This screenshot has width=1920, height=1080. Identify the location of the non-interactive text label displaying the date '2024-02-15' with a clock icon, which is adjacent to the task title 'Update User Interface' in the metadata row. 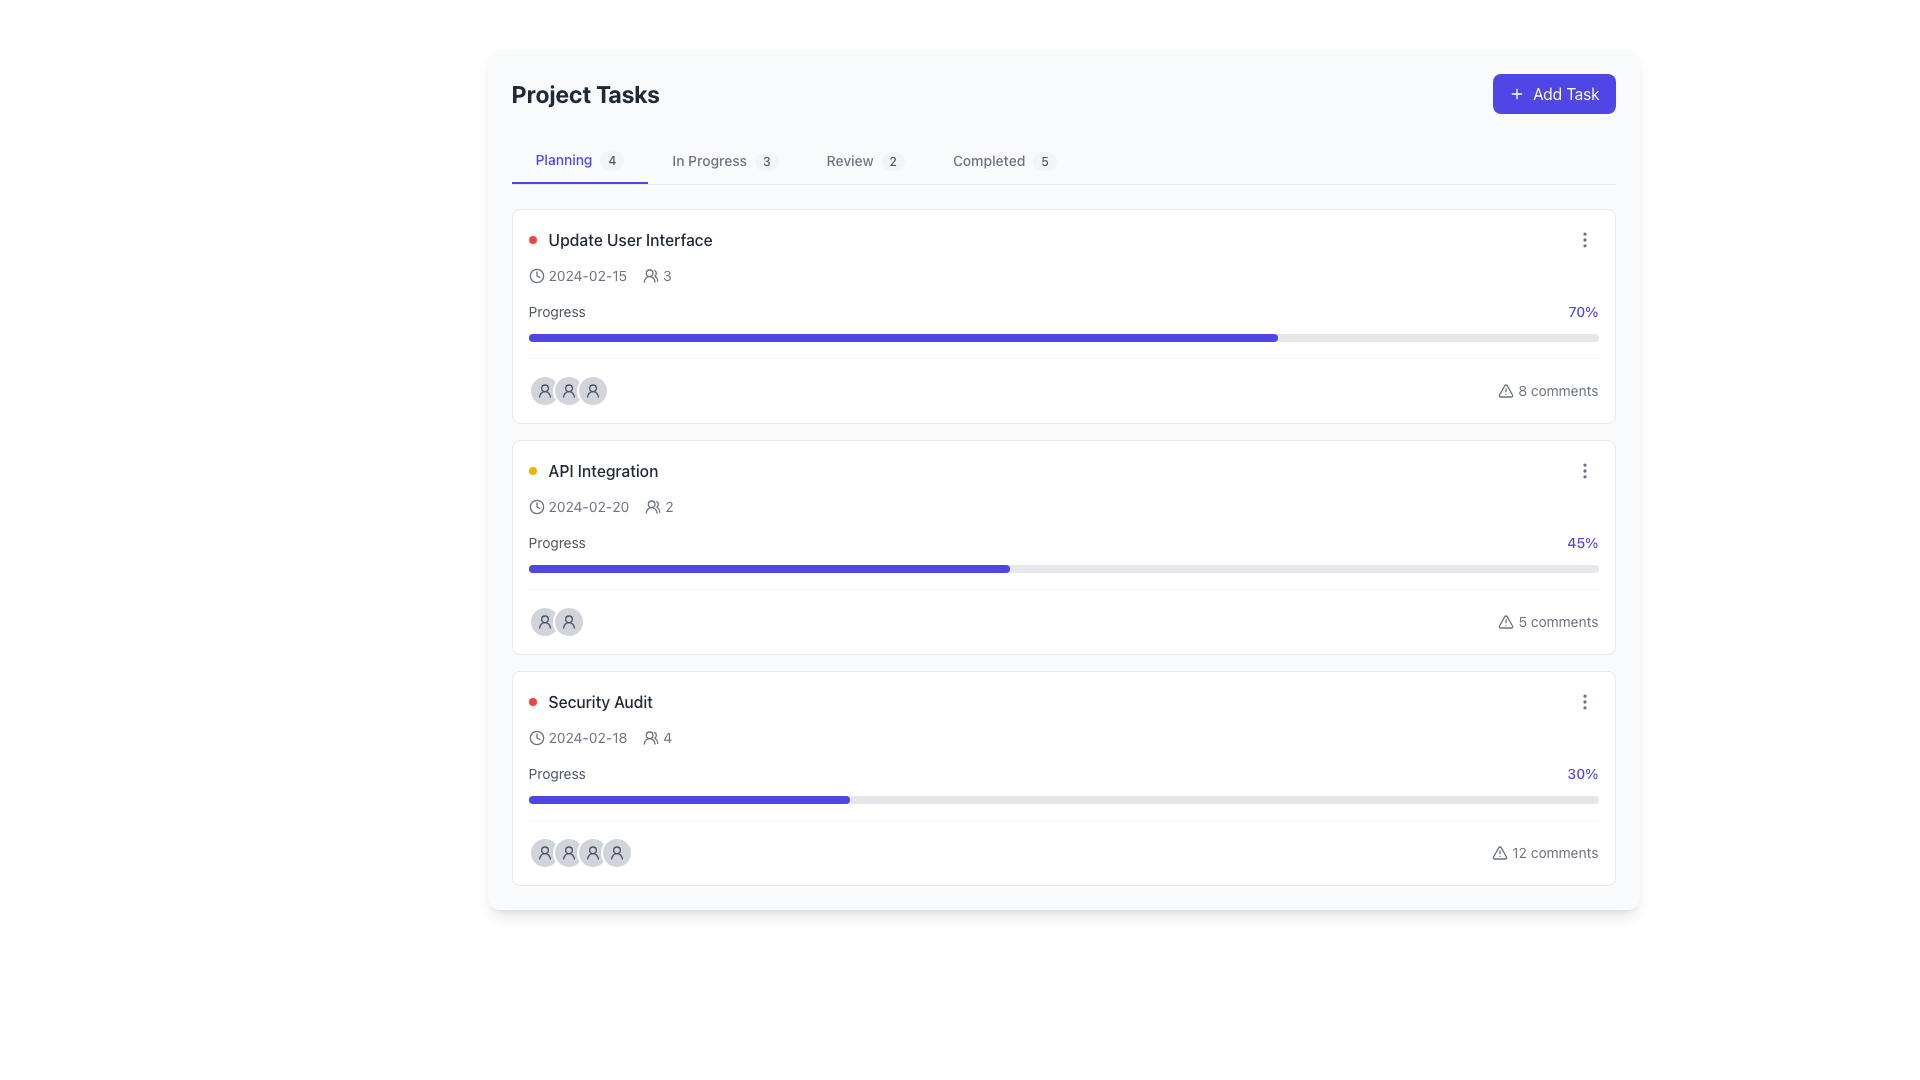
(576, 276).